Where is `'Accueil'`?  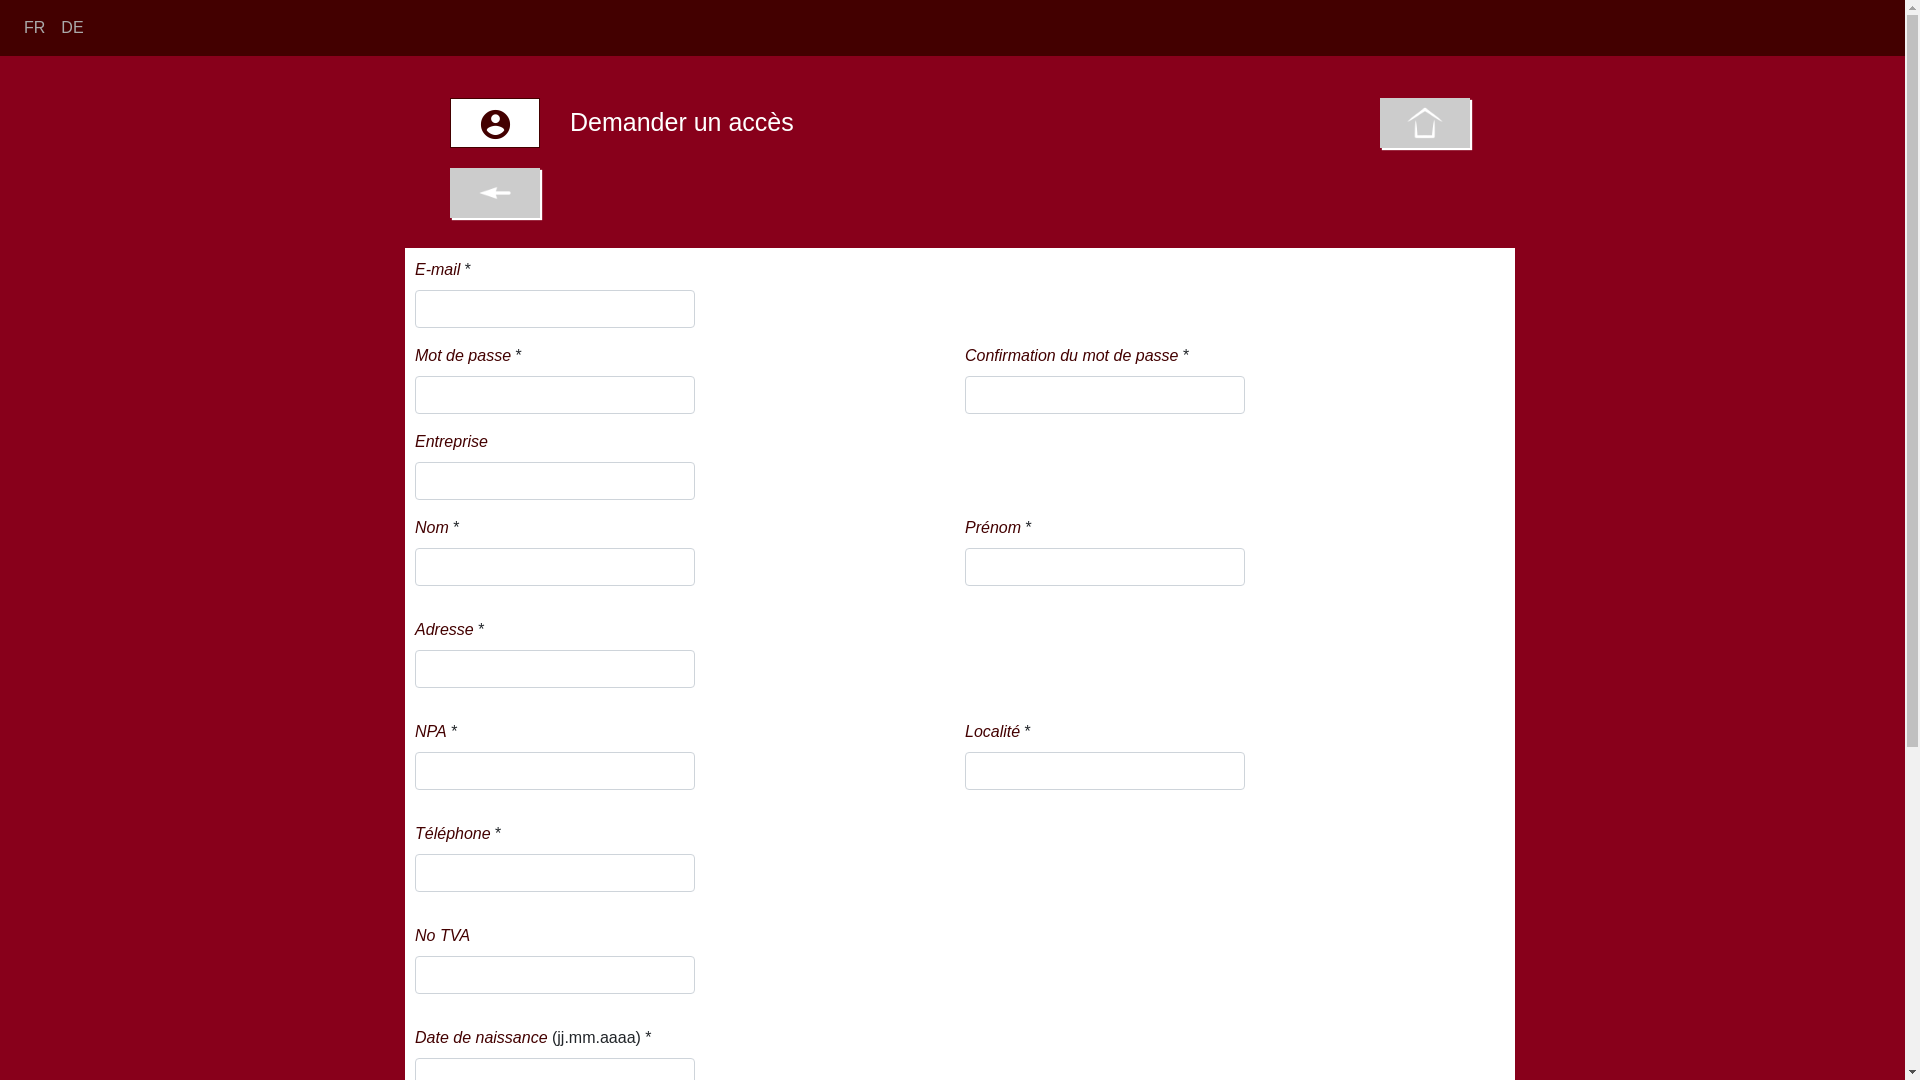
'Accueil' is located at coordinates (1424, 123).